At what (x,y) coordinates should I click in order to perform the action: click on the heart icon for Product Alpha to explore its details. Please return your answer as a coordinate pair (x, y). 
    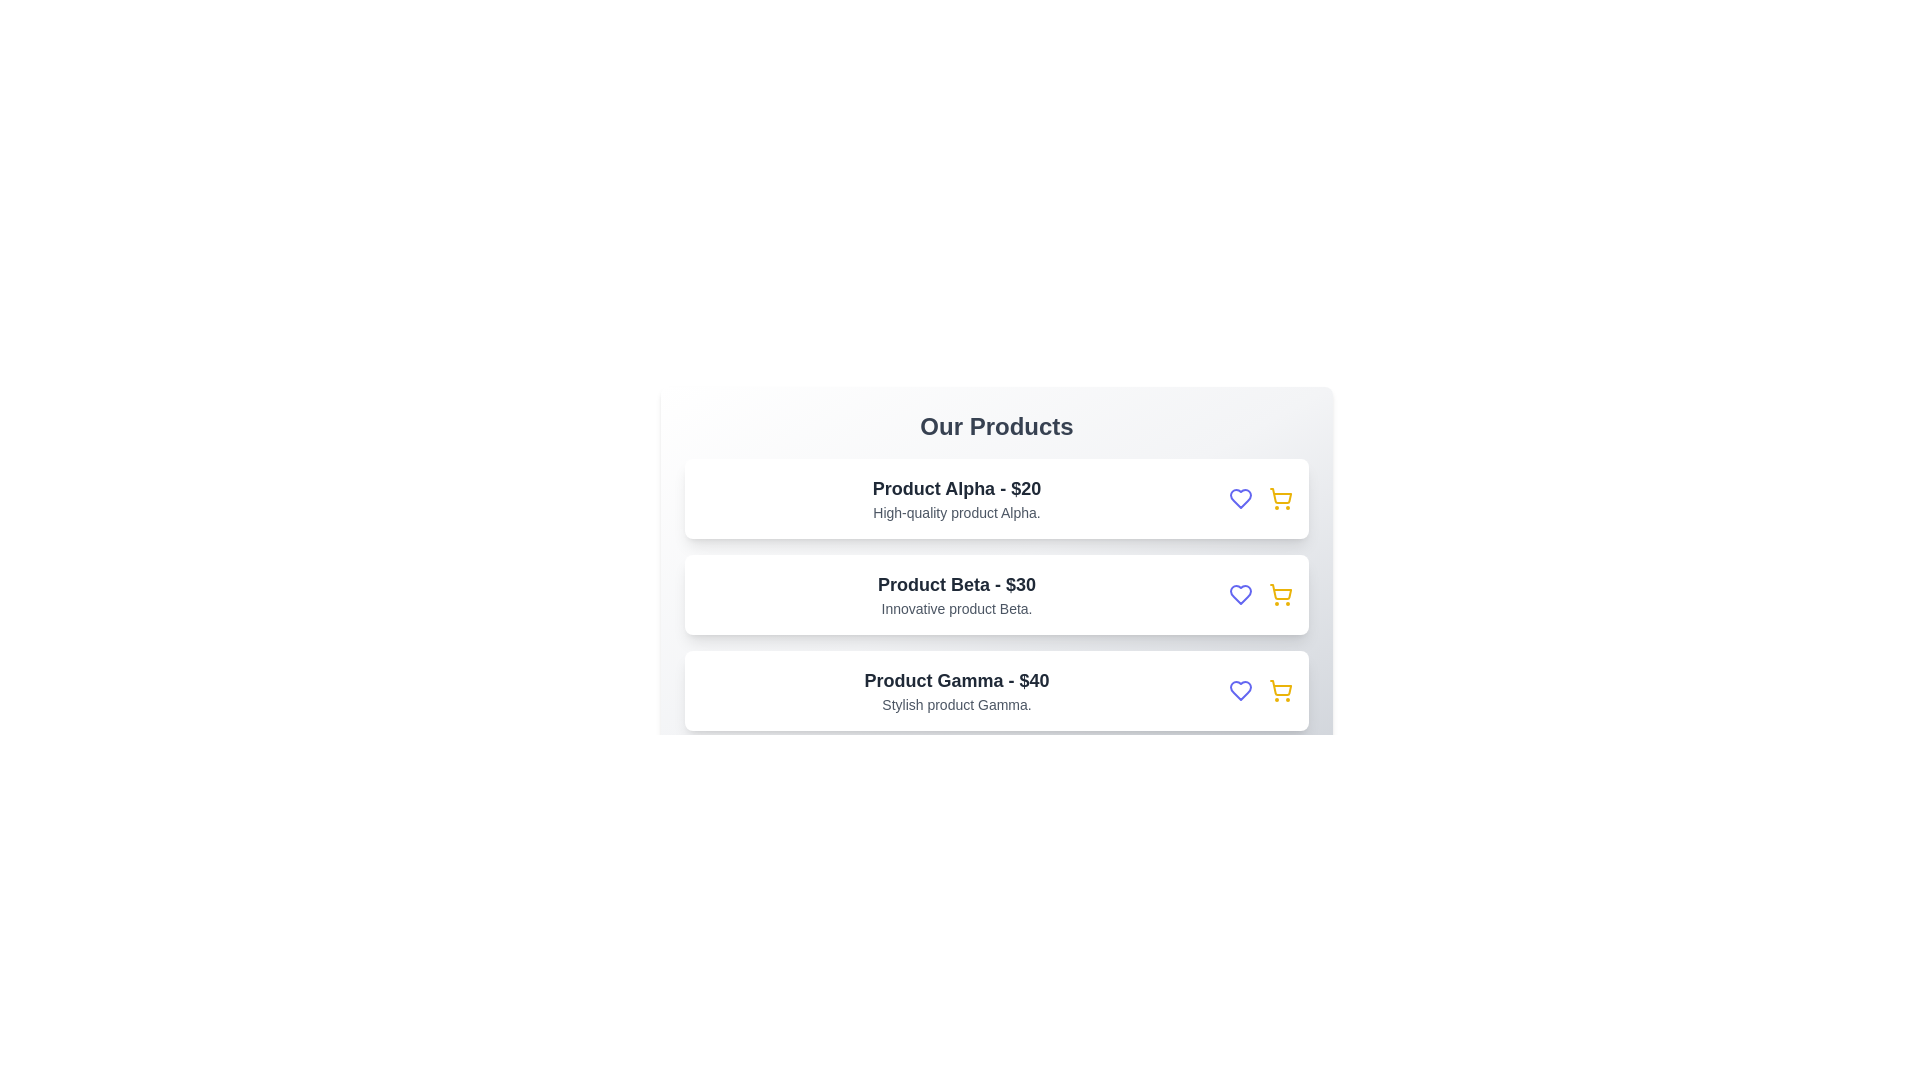
    Looking at the image, I should click on (1240, 497).